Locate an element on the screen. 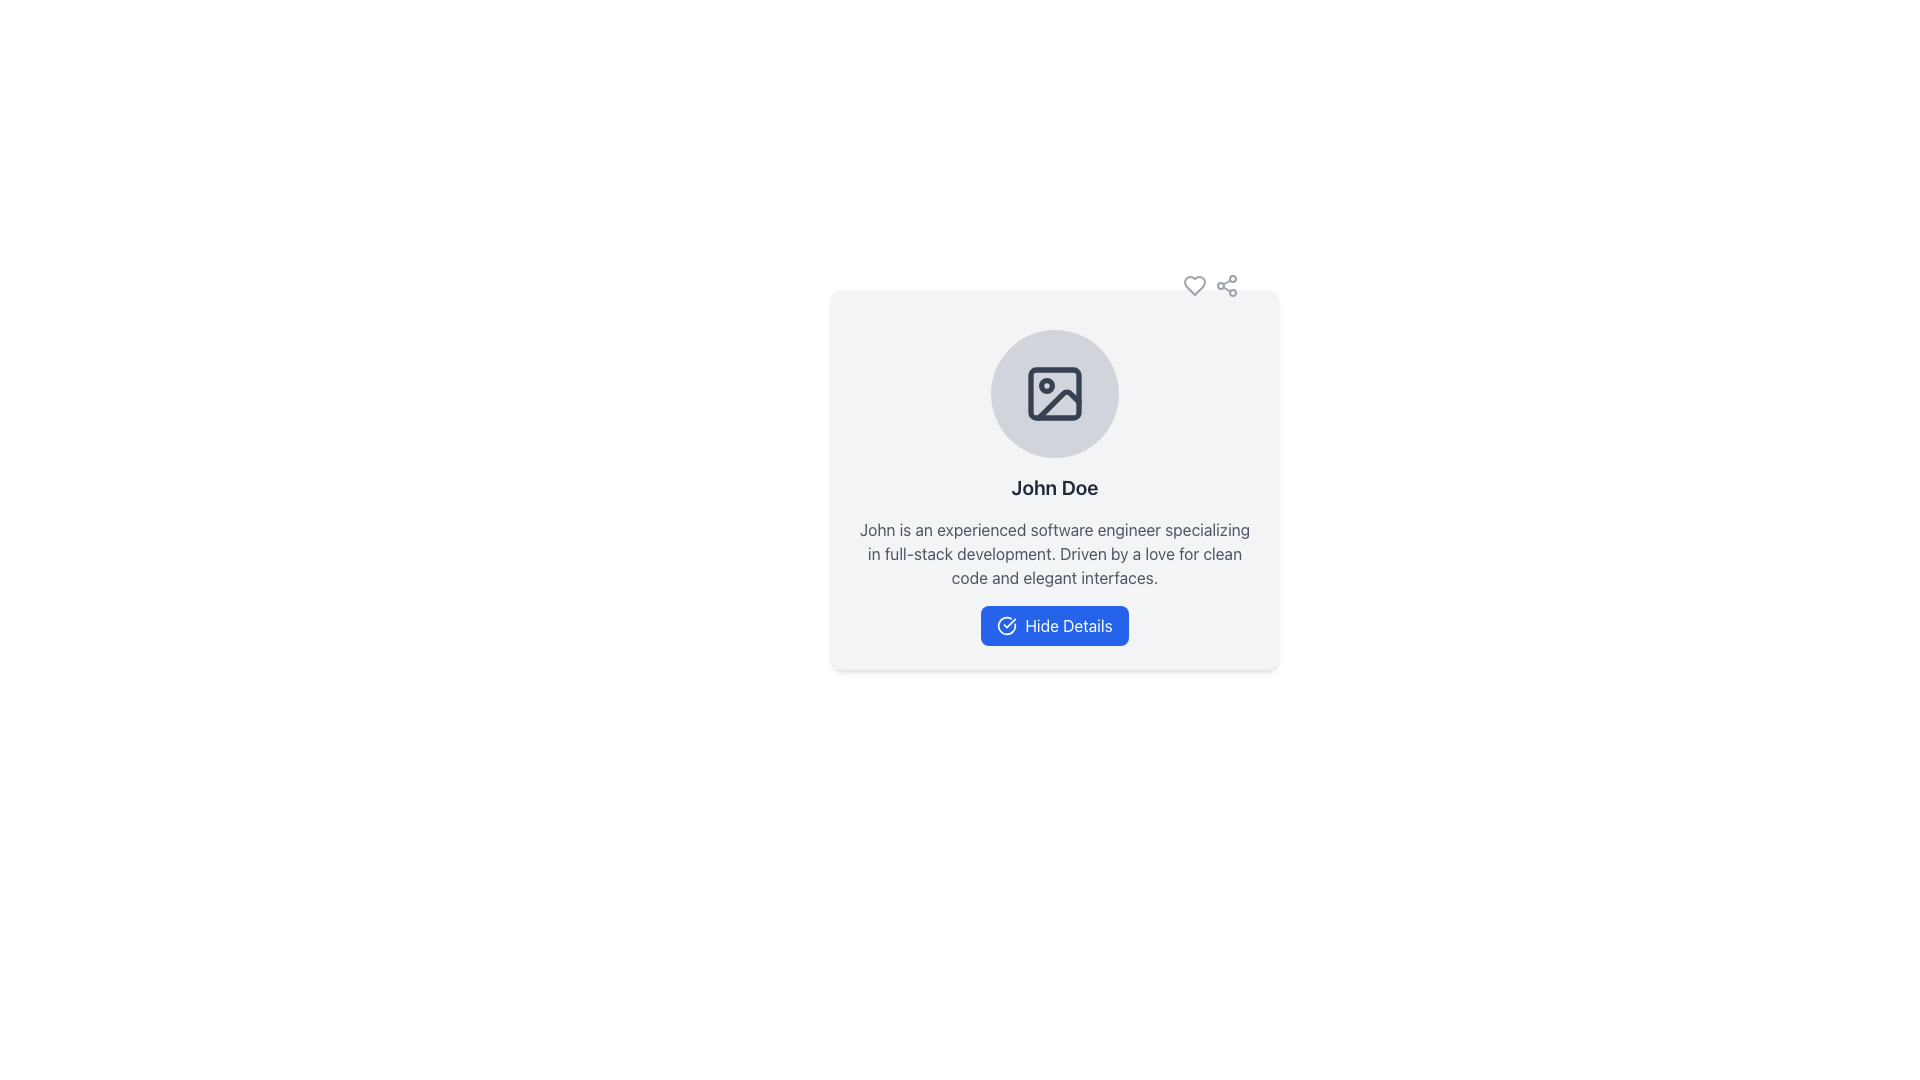  the text block that describes John Doe's expertise in software engineering and full-stack development, which is centered beneath the heading 'John Doe' and above the 'Hide Details' button is located at coordinates (1054, 554).